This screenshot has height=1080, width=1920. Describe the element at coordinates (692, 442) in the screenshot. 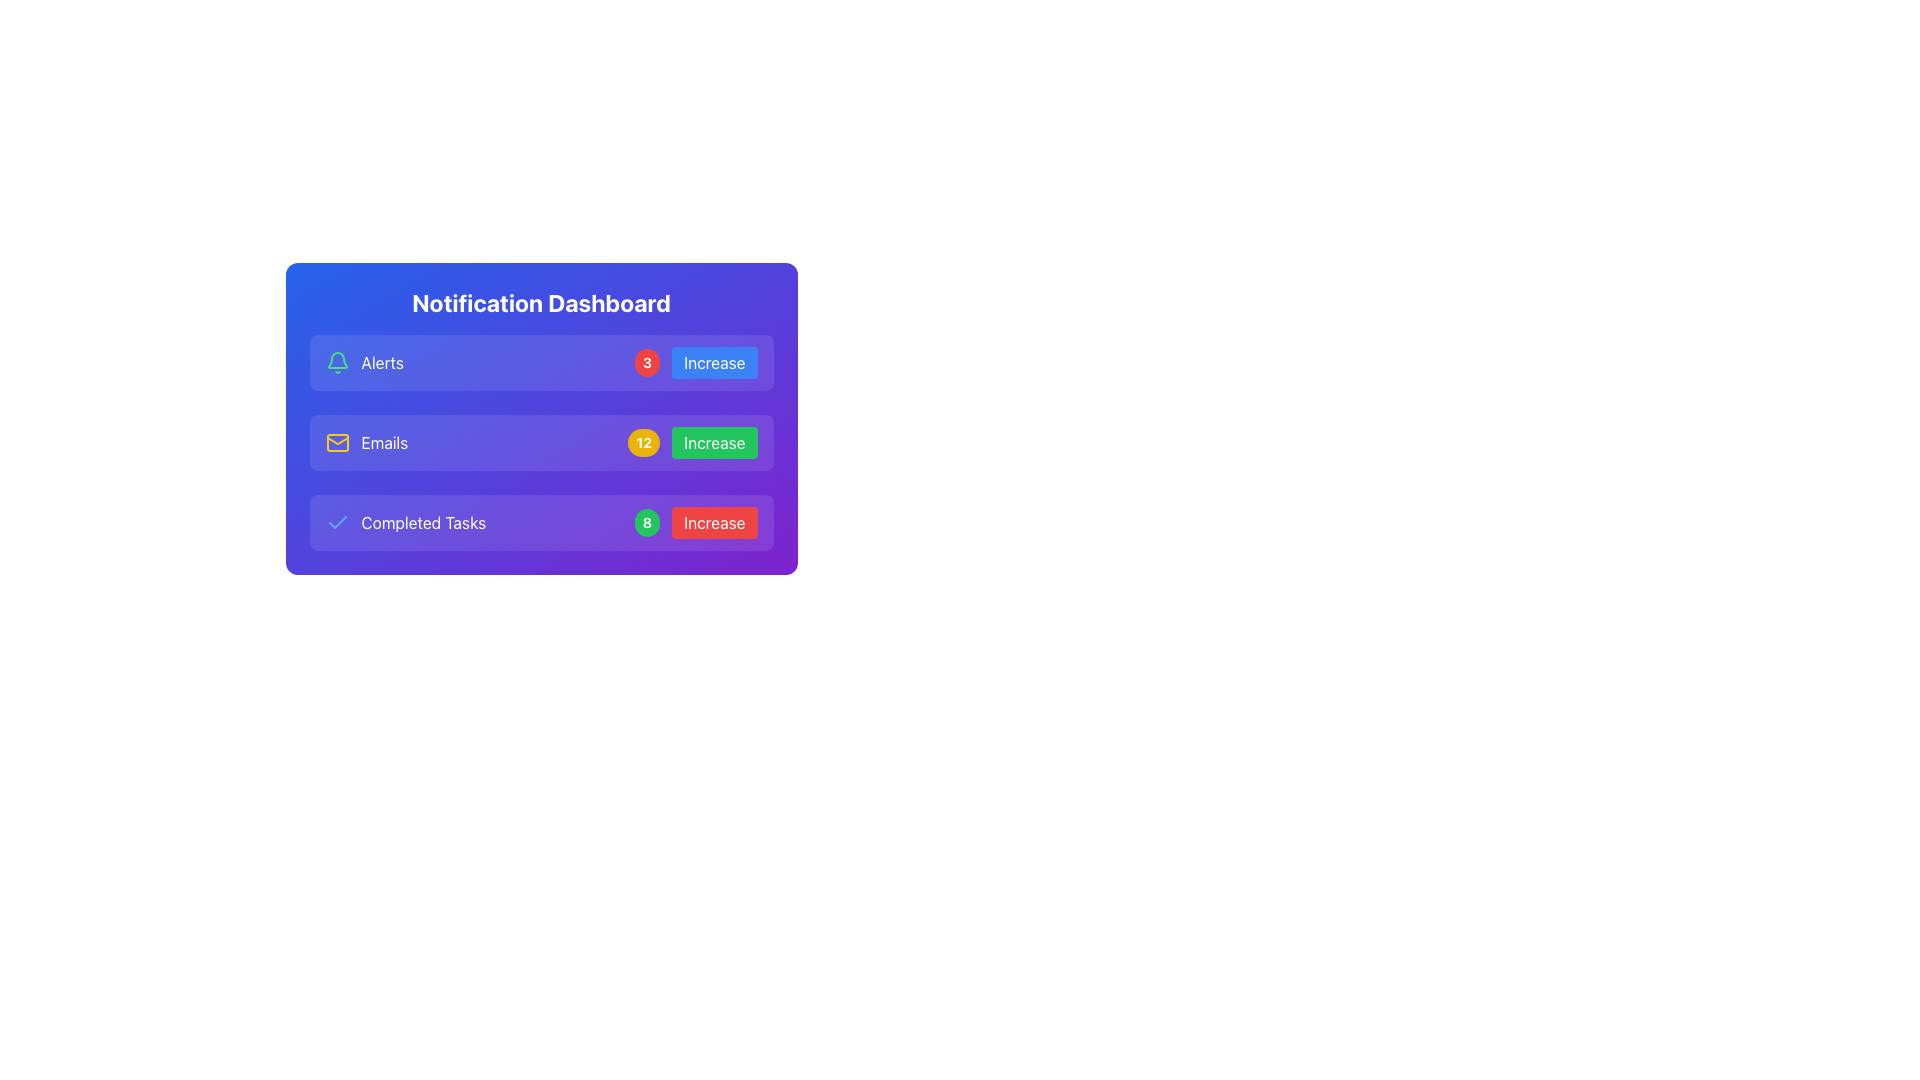

I see `the green rectangular button labeled 'Increase' that is part of the UI component with a yellow circular badge showing the number '12' in the 'Emails' notification row` at that location.